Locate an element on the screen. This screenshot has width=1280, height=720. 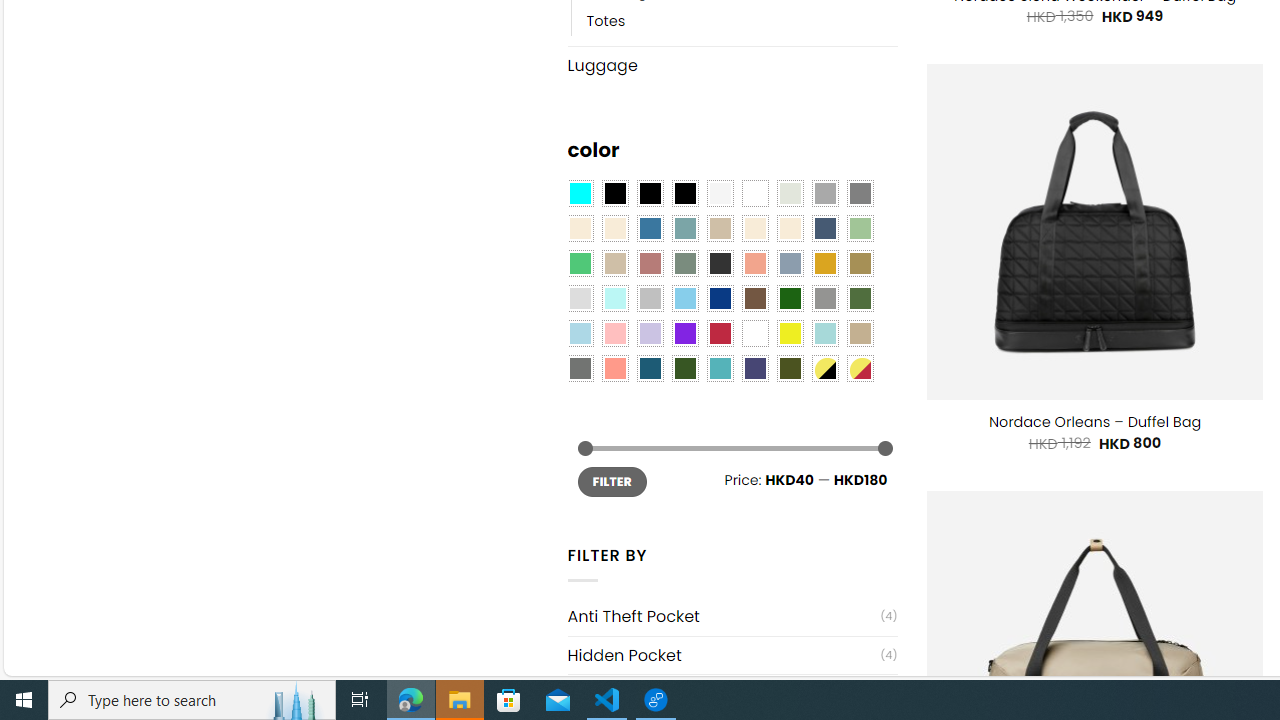
'Charcoal' is located at coordinates (720, 263).